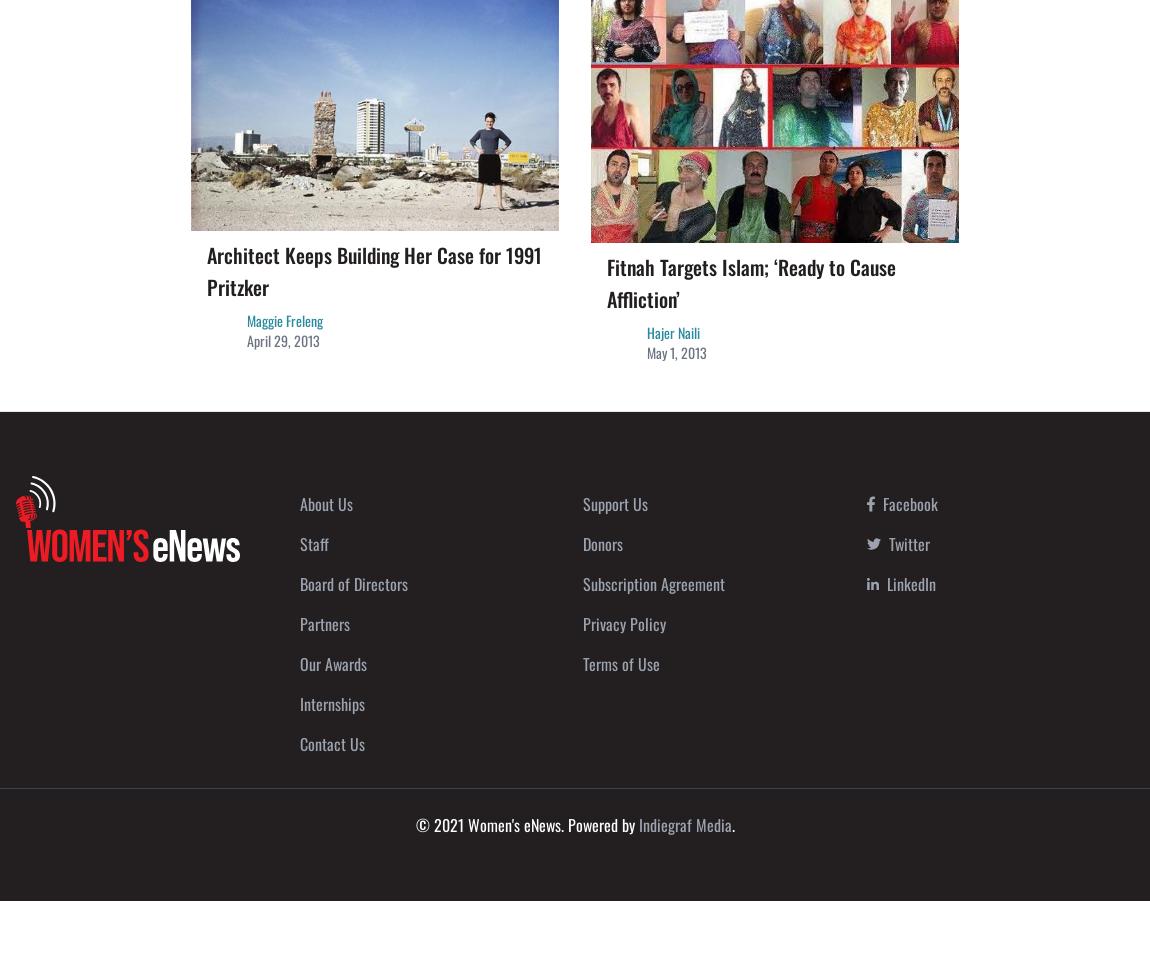  What do you see at coordinates (683, 823) in the screenshot?
I see `'Indiegraf Media'` at bounding box center [683, 823].